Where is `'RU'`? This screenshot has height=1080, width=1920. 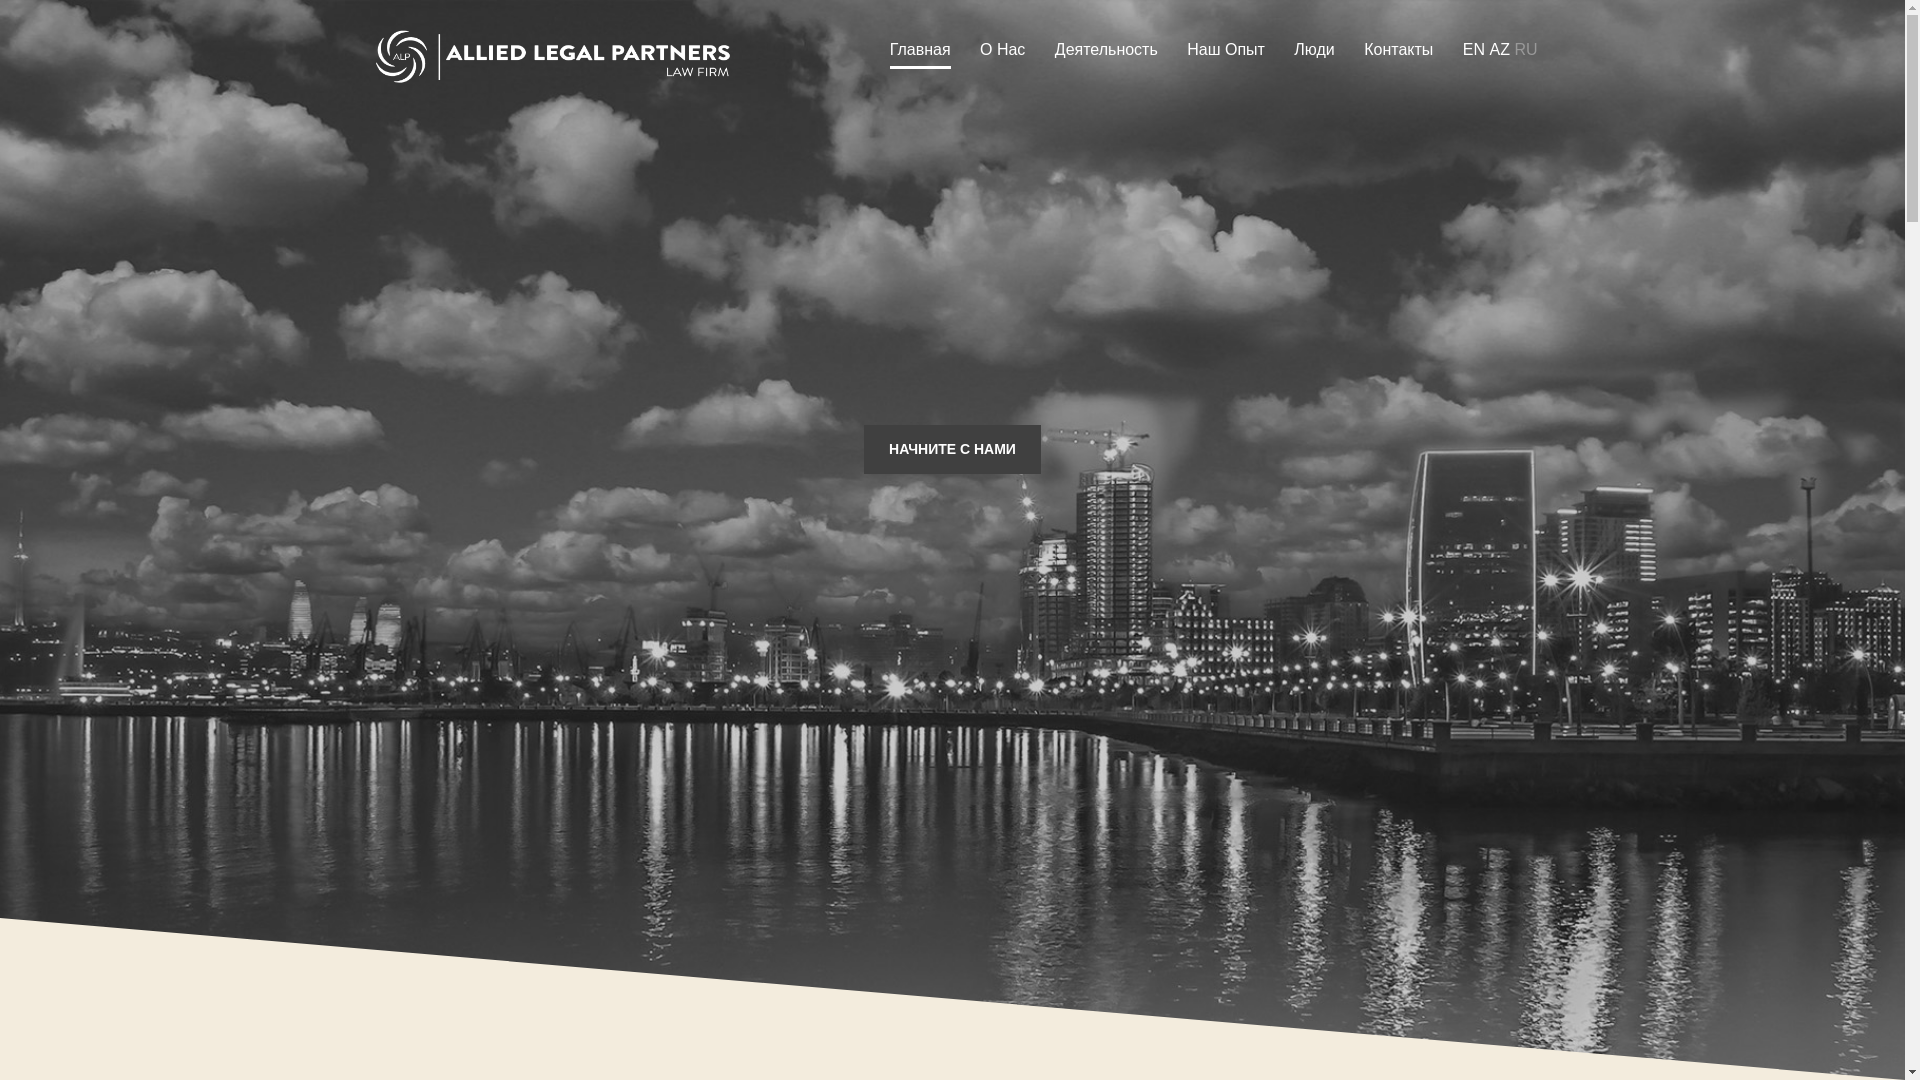
'RU' is located at coordinates (1524, 49).